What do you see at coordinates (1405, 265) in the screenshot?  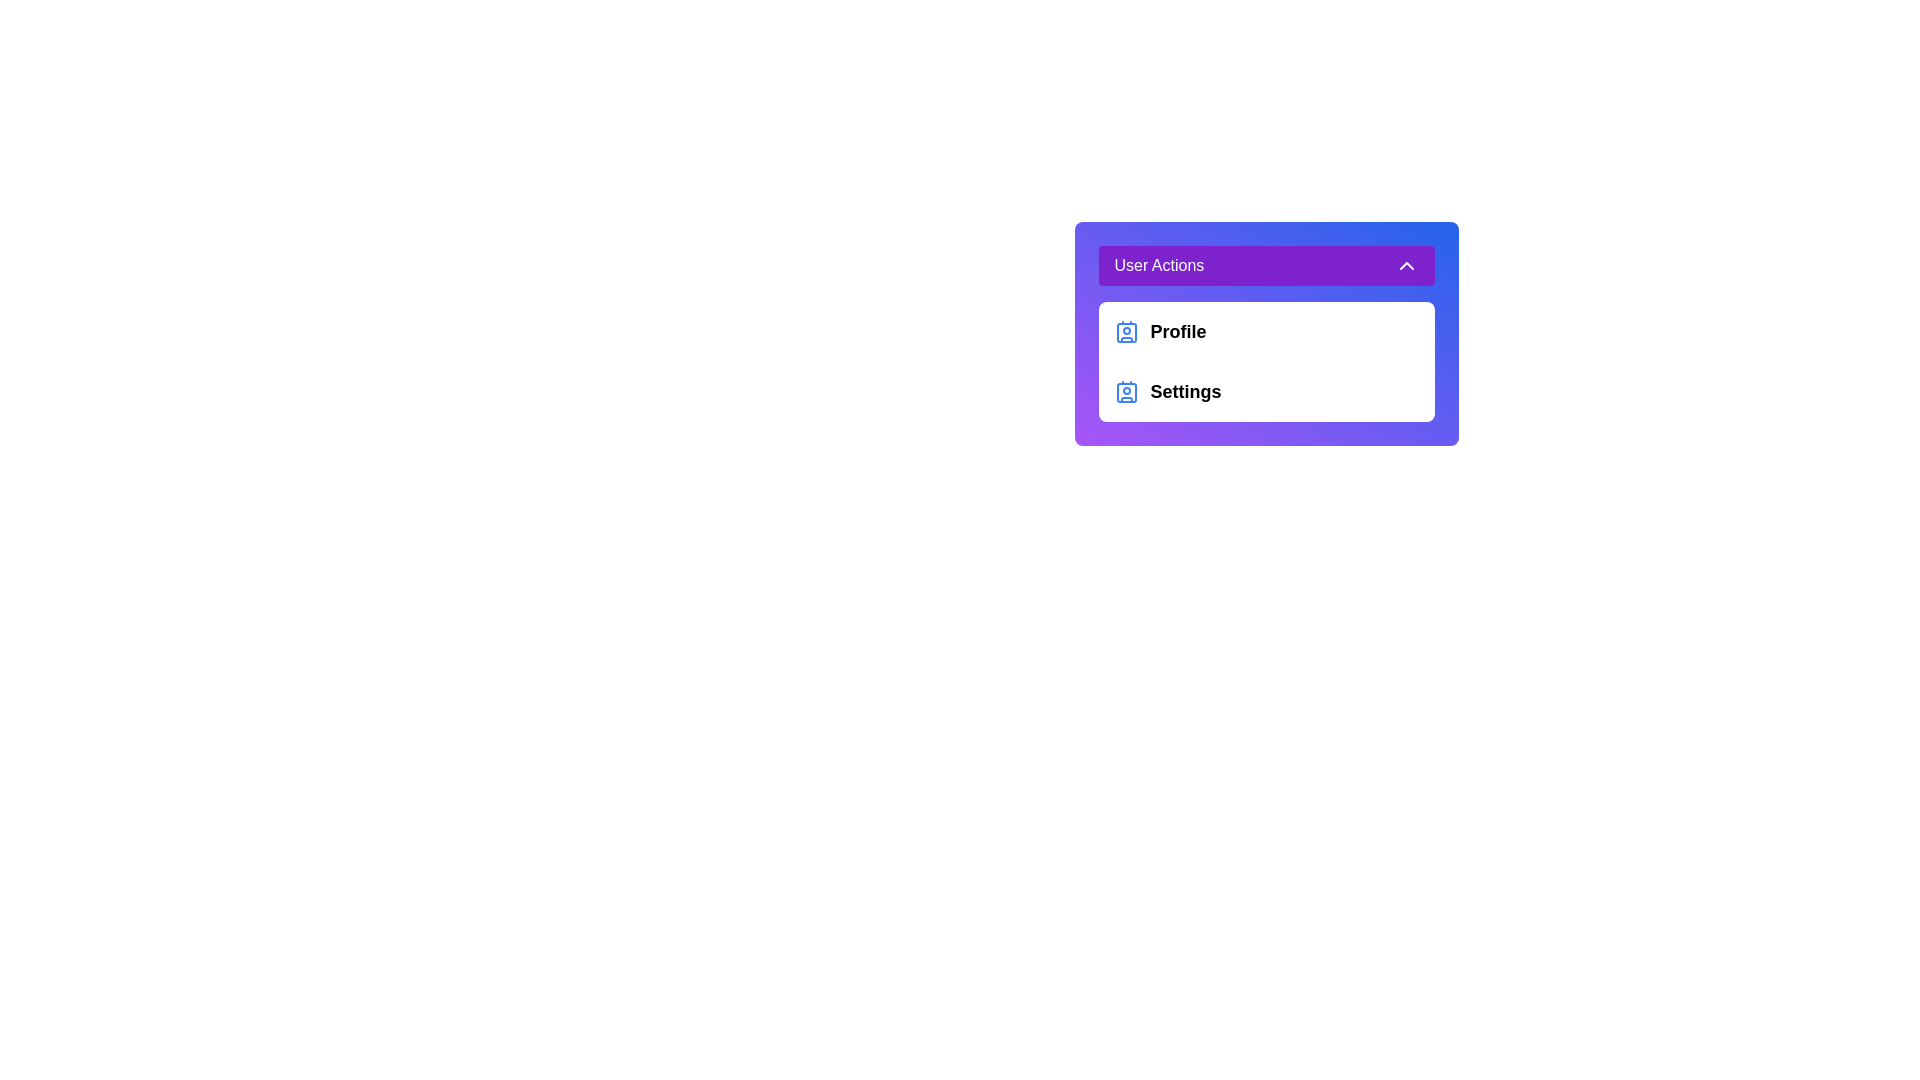 I see `the icon located at the far-right end of the purple header bar titled 'User Actions'` at bounding box center [1405, 265].